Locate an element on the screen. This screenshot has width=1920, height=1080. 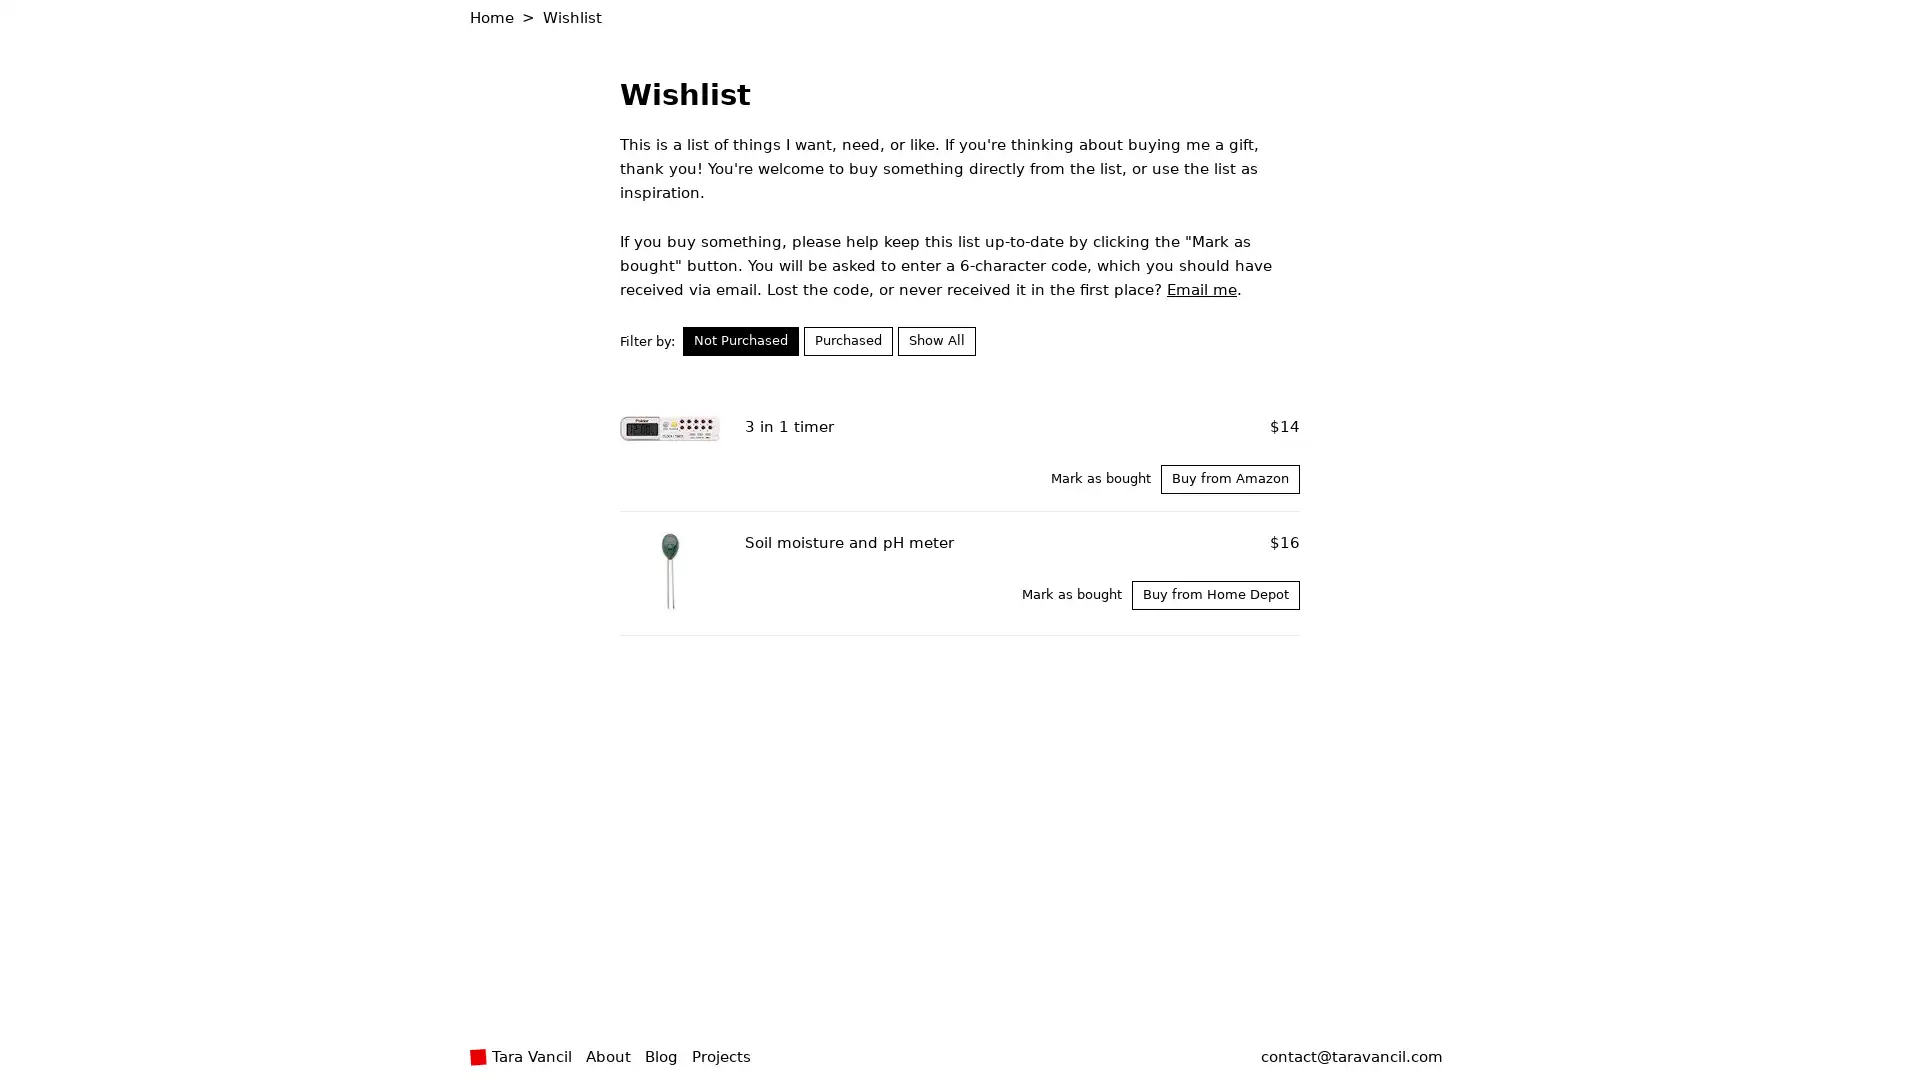
Mark as bought is located at coordinates (1070, 593).